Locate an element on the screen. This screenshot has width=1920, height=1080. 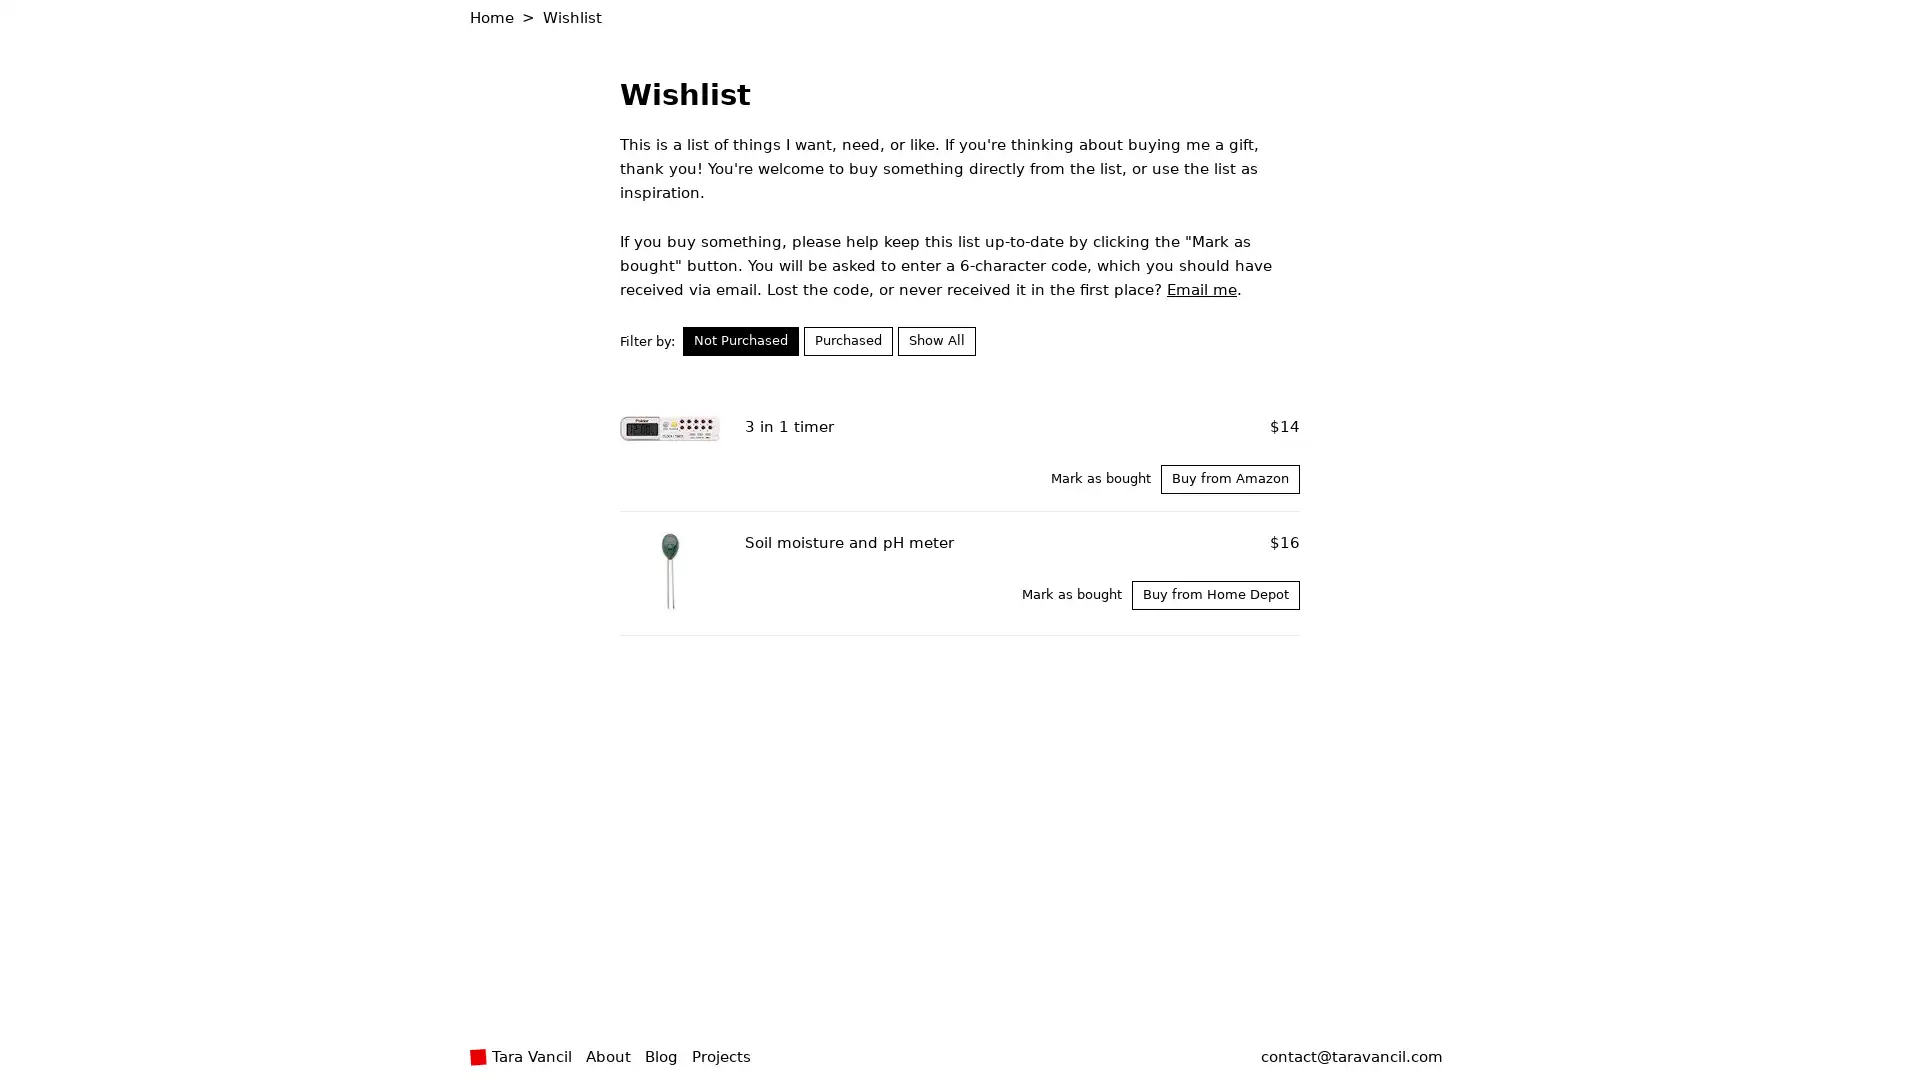
Mark as bought is located at coordinates (1070, 593).